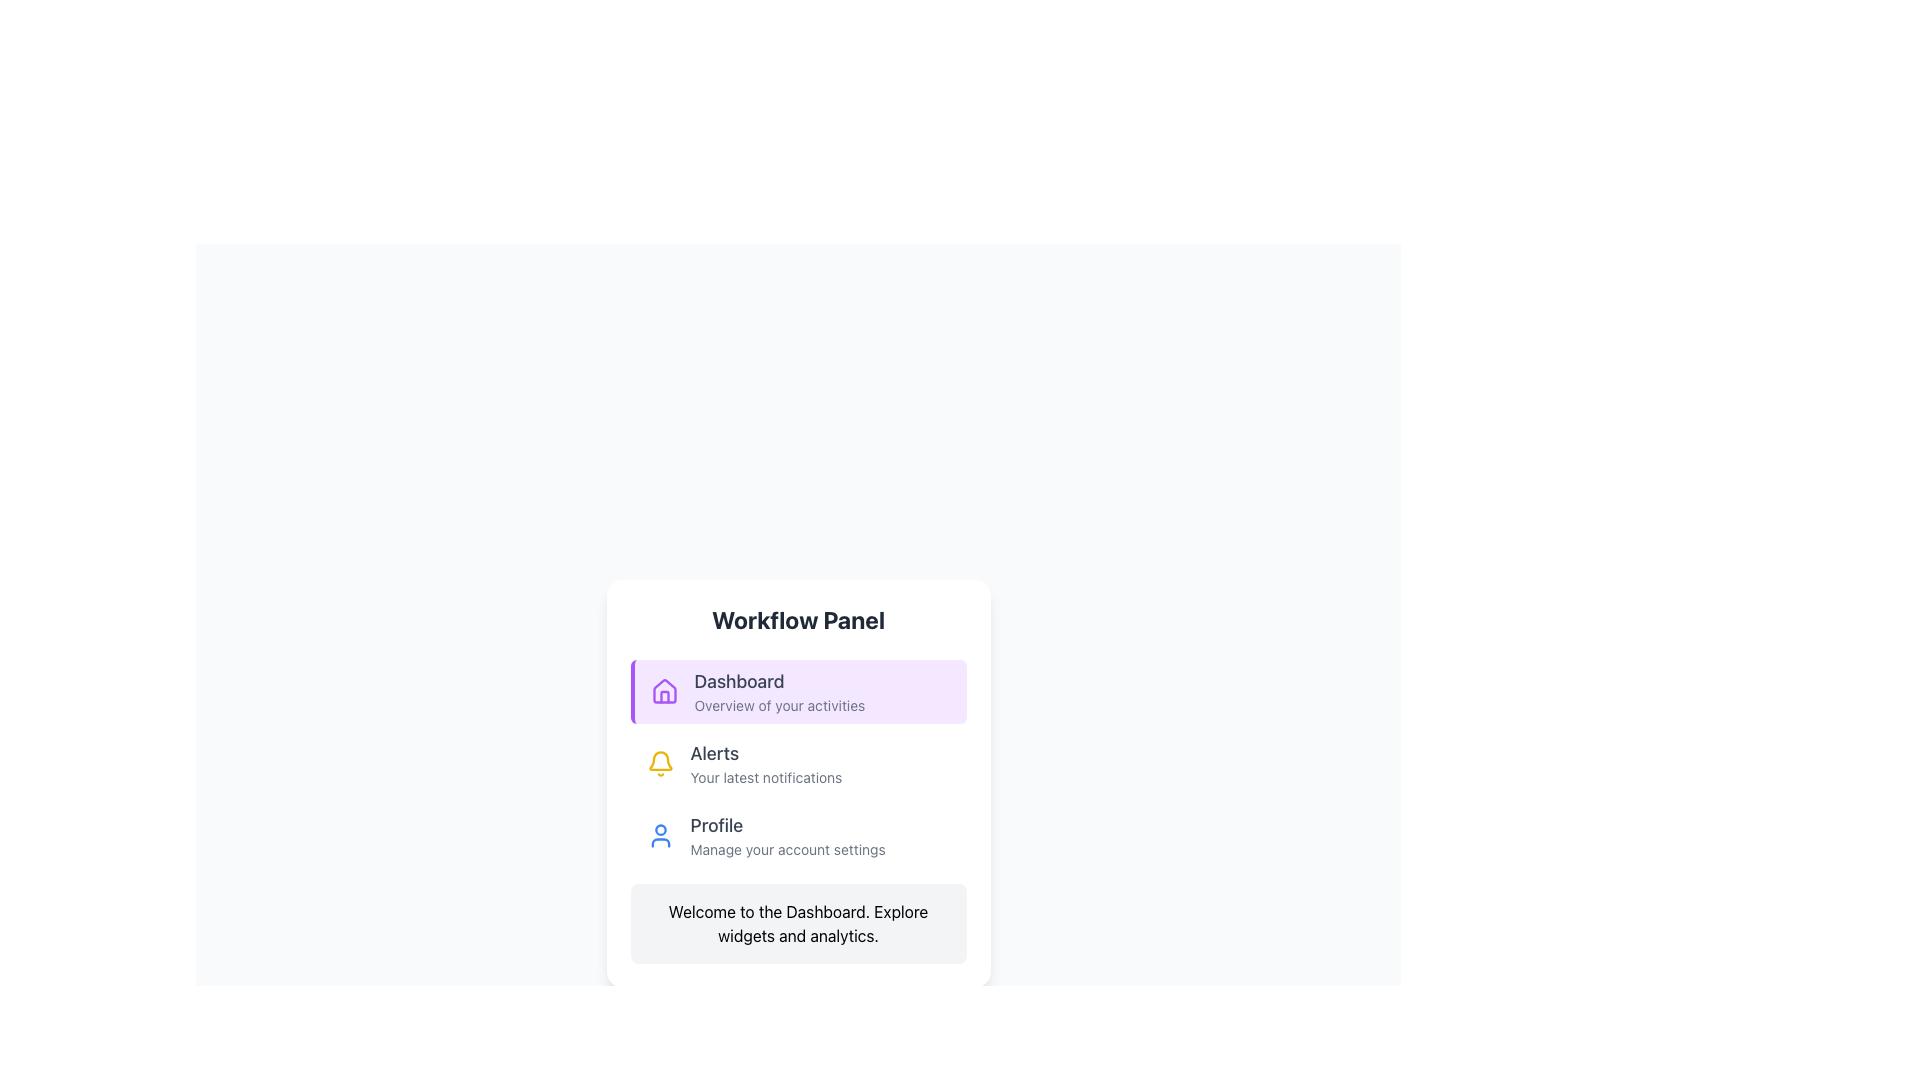  I want to click on the static text label that describes the 'Profile' section, which is located beneath the 'Profile' title text in the lower part of the Profile section, so click(787, 849).